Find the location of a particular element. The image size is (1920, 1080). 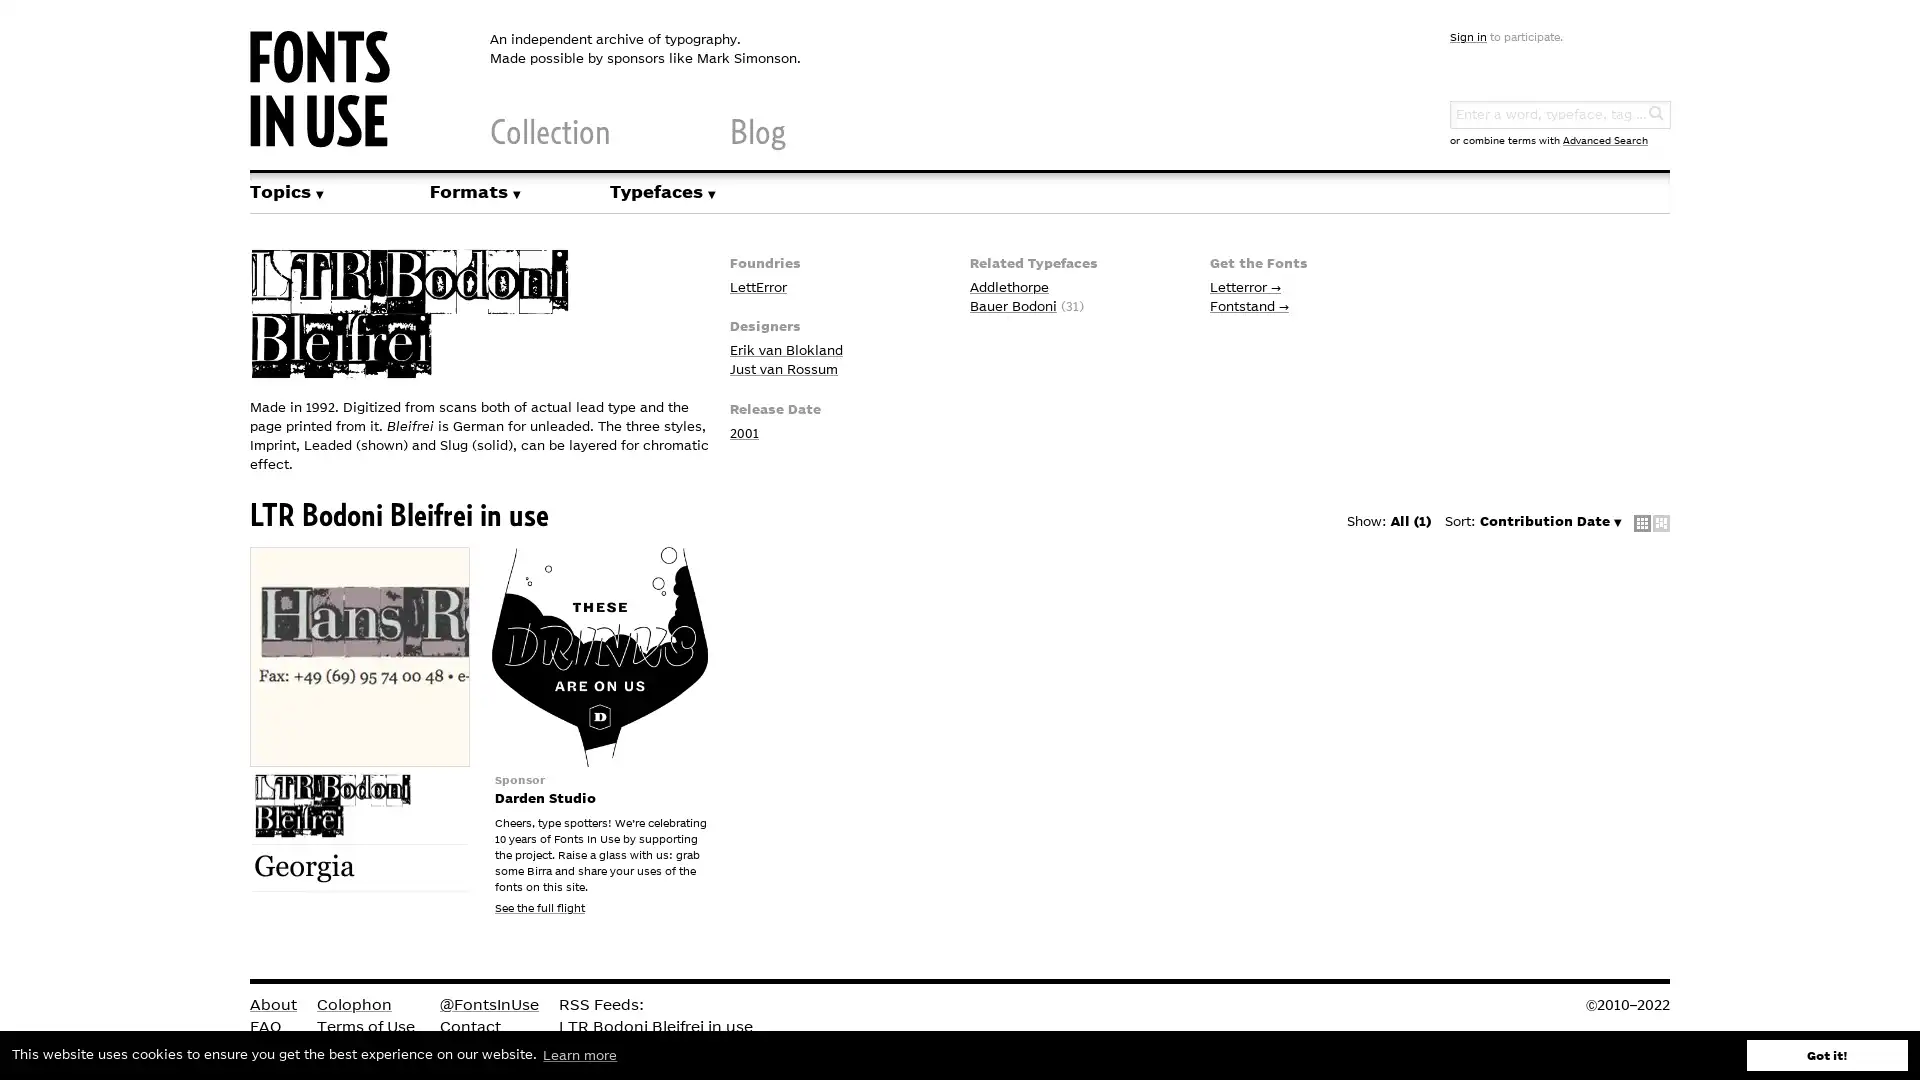

dismiss cookie message is located at coordinates (1827, 1054).